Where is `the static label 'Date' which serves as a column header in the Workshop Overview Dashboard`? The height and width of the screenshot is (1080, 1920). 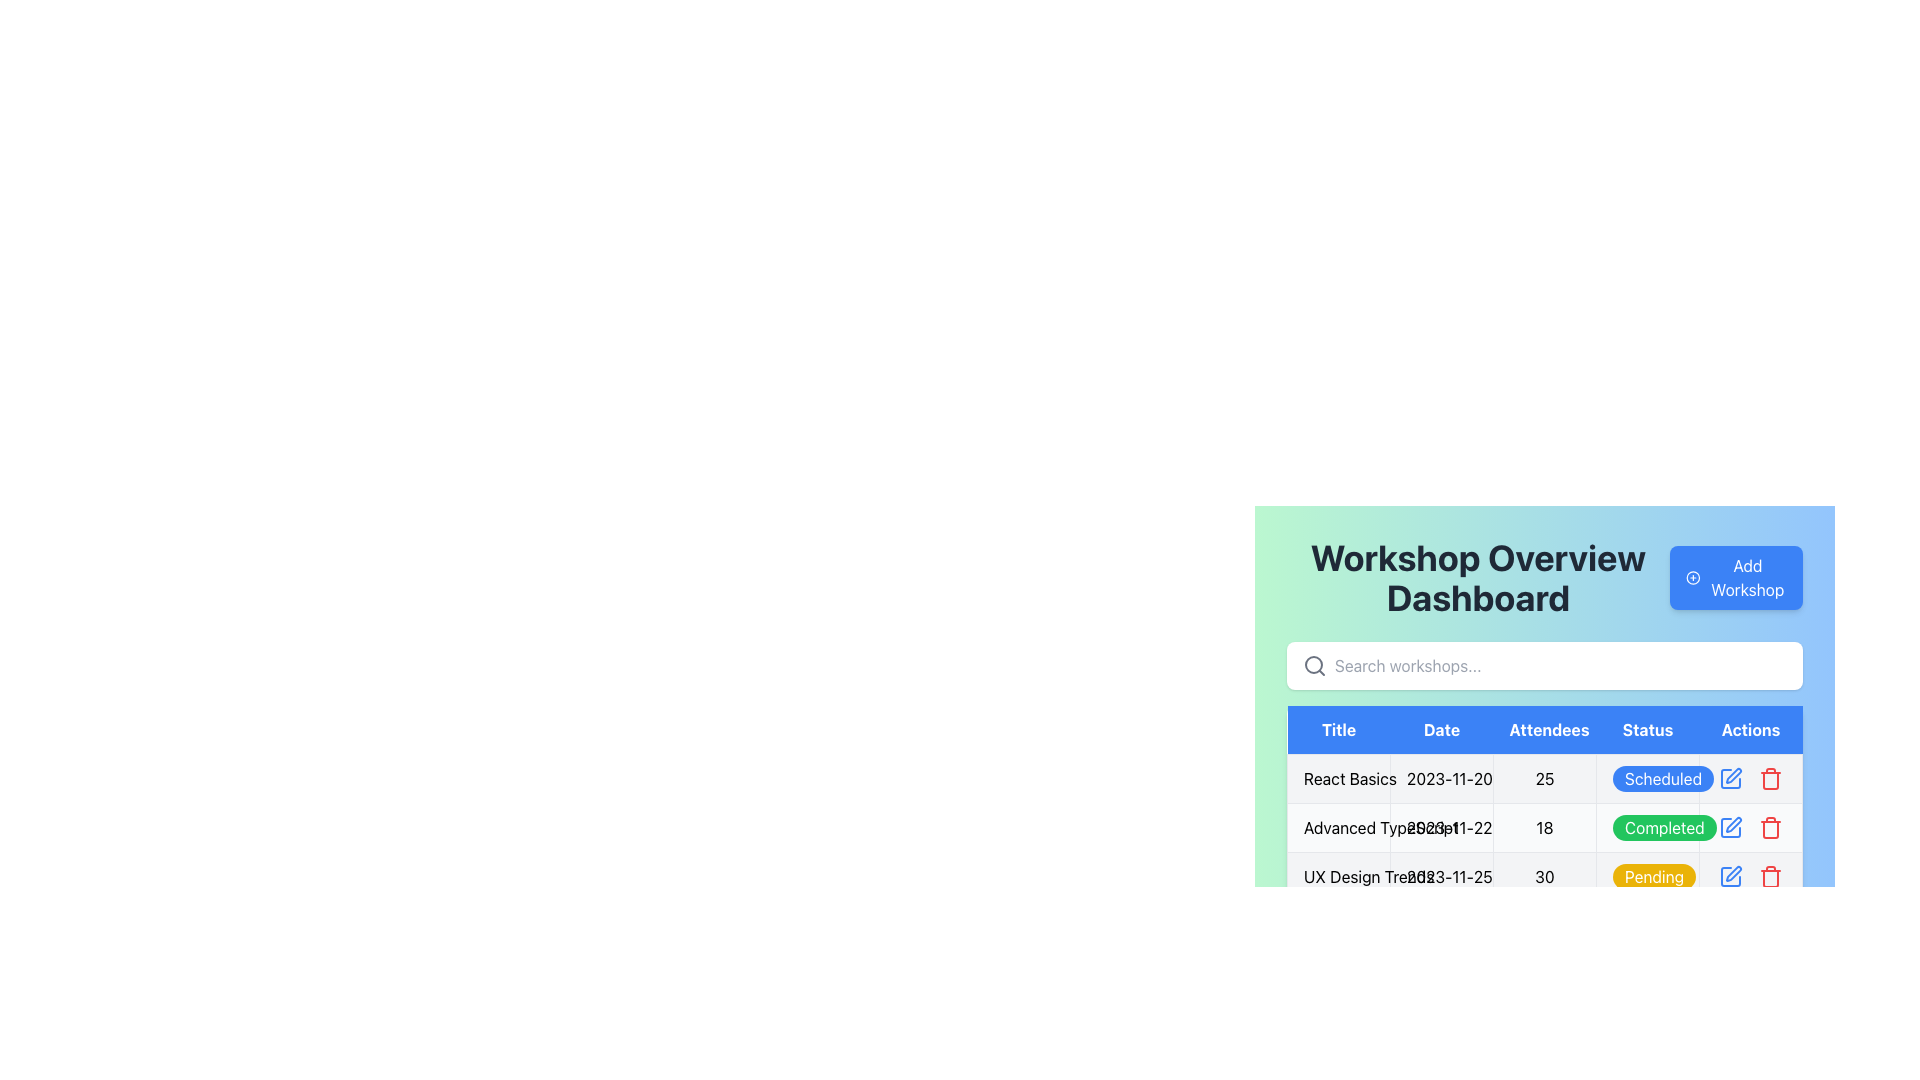 the static label 'Date' which serves as a column header in the Workshop Overview Dashboard is located at coordinates (1441, 729).